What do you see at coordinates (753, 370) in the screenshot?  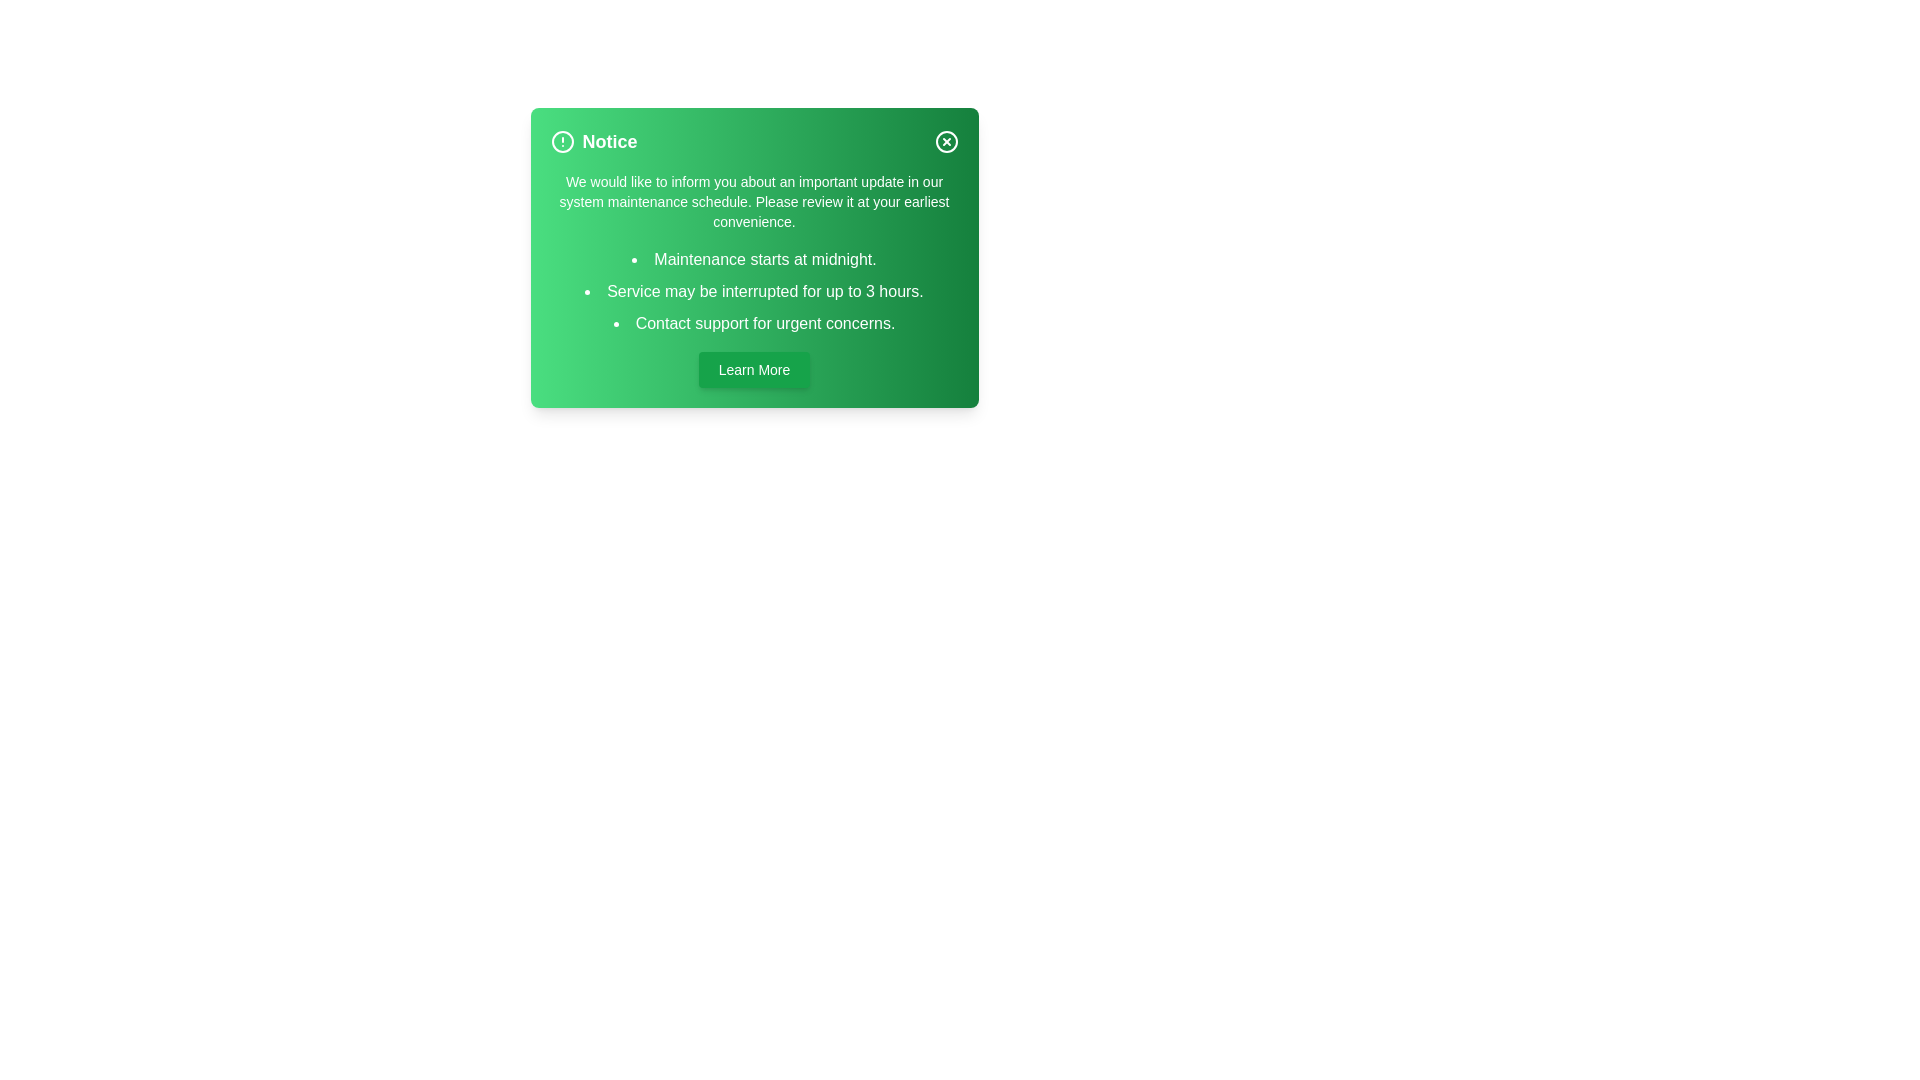 I see `the 'Learn More' button, which is a rectangular button with a green background and white text` at bounding box center [753, 370].